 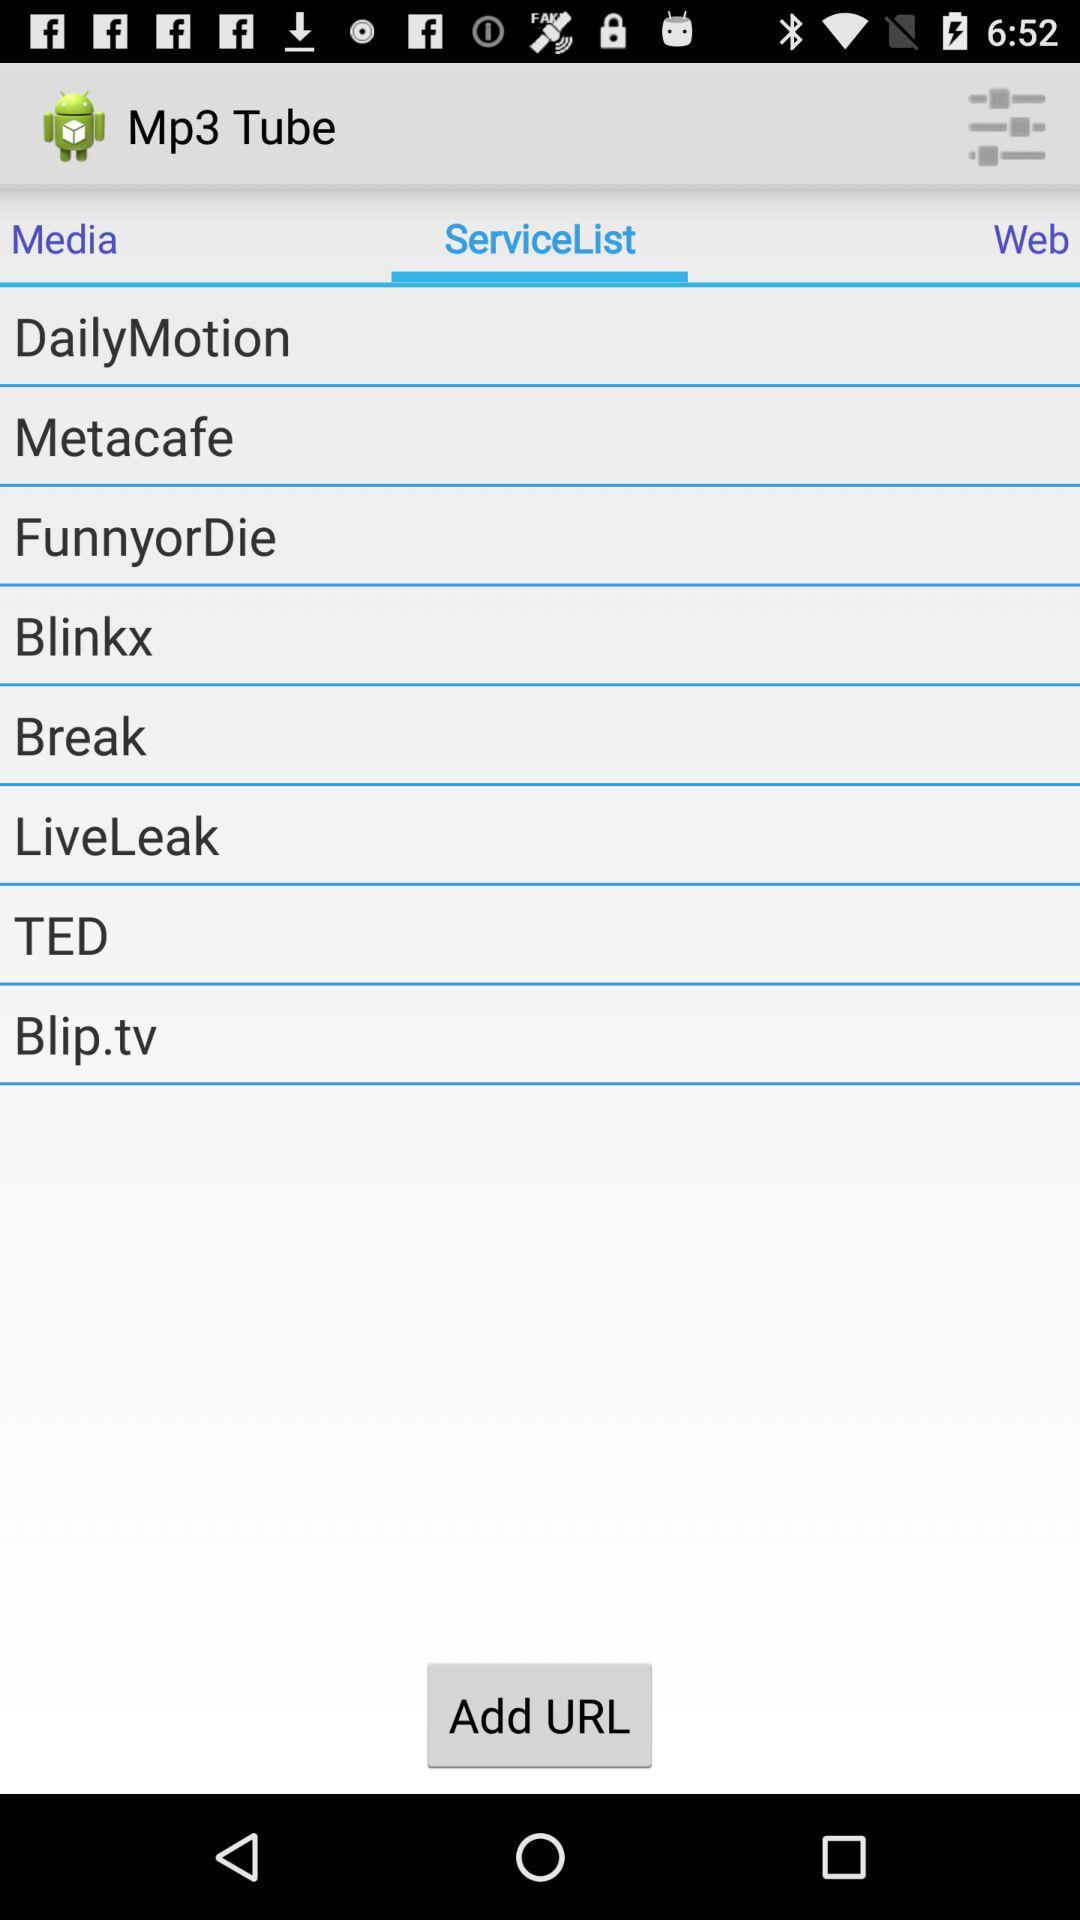 I want to click on item below liveleak, so click(x=546, y=933).